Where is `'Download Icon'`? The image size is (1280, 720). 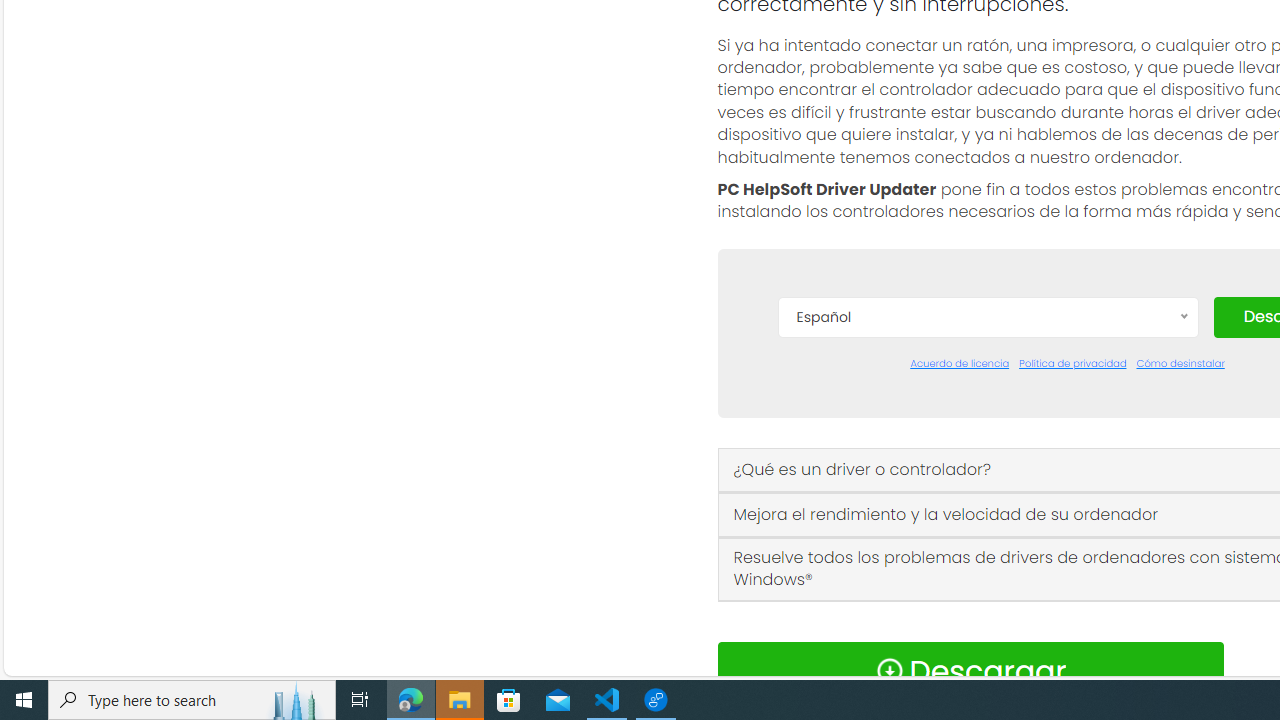
'Download Icon' is located at coordinates (888, 671).